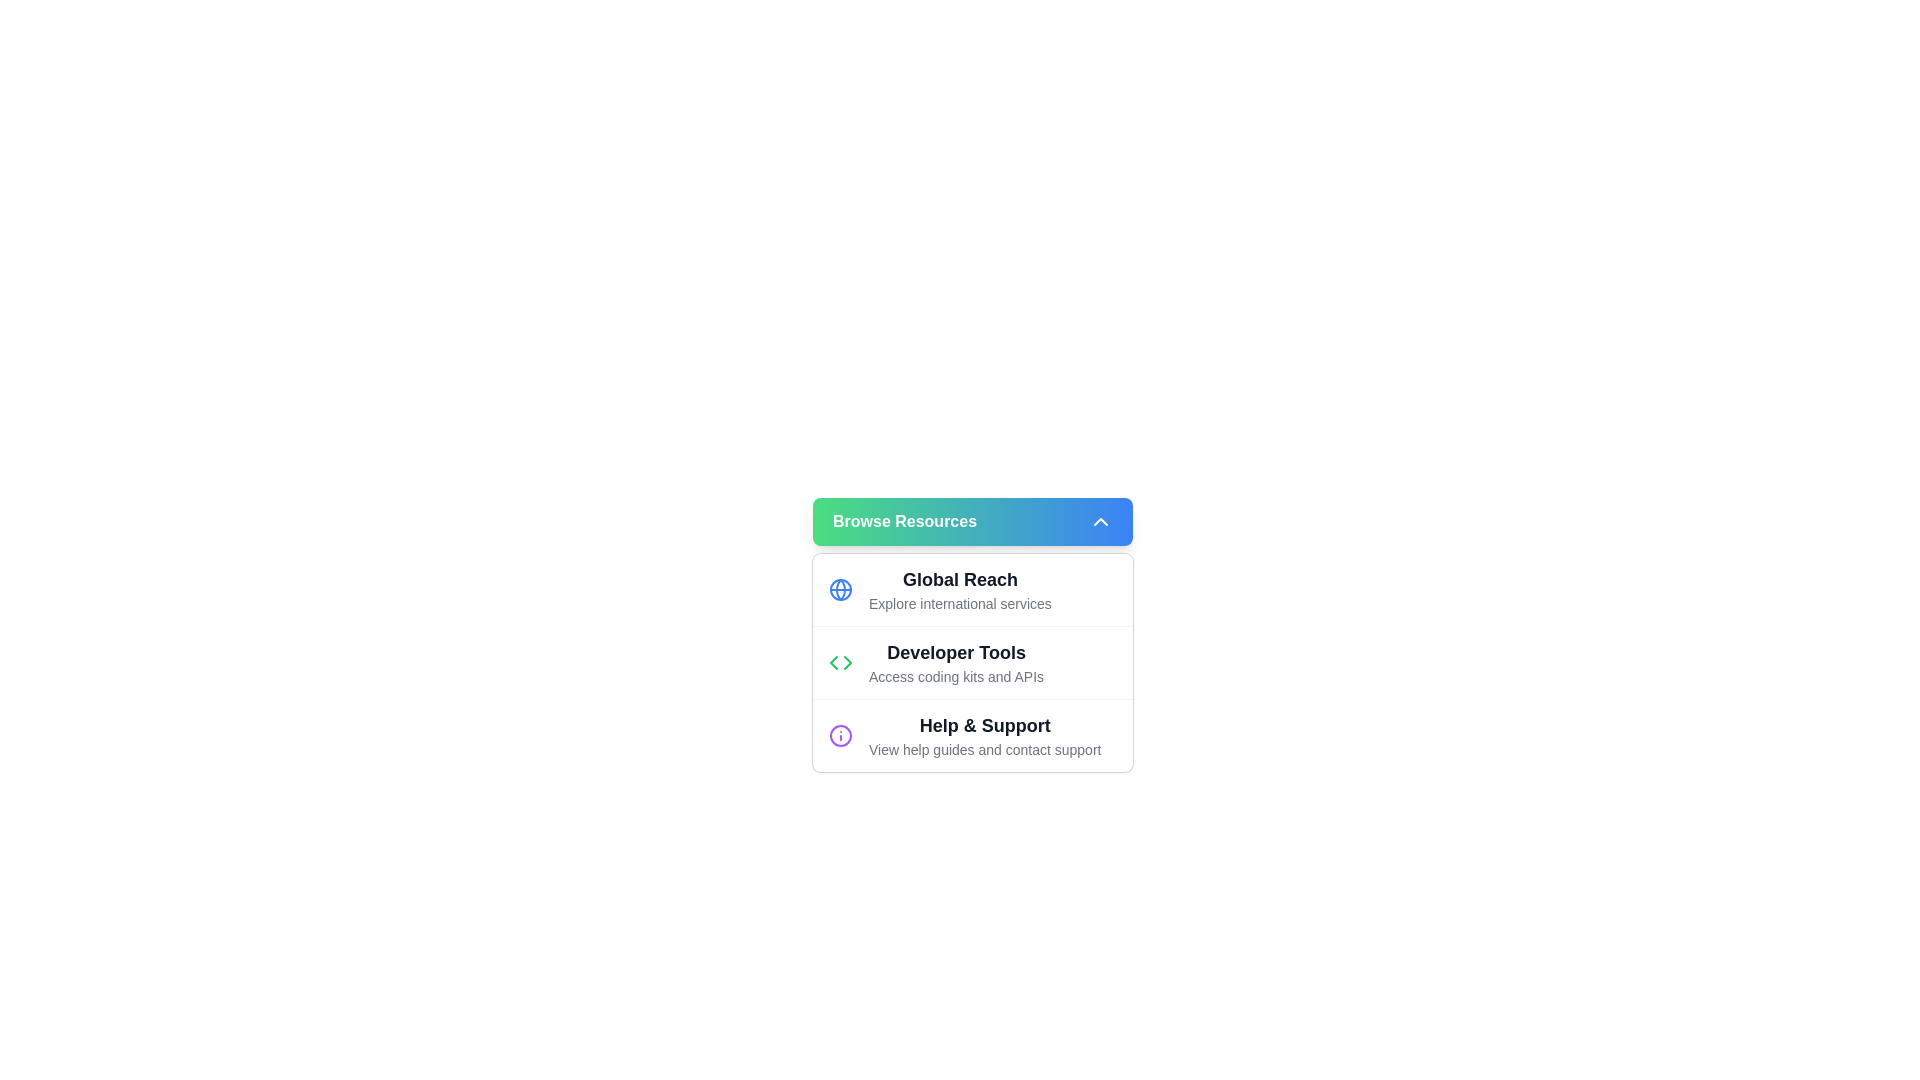  Describe the element at coordinates (973, 662) in the screenshot. I see `the second list item titled 'Developer Tools' in the dropdown menu 'Browse Resources'` at that location.